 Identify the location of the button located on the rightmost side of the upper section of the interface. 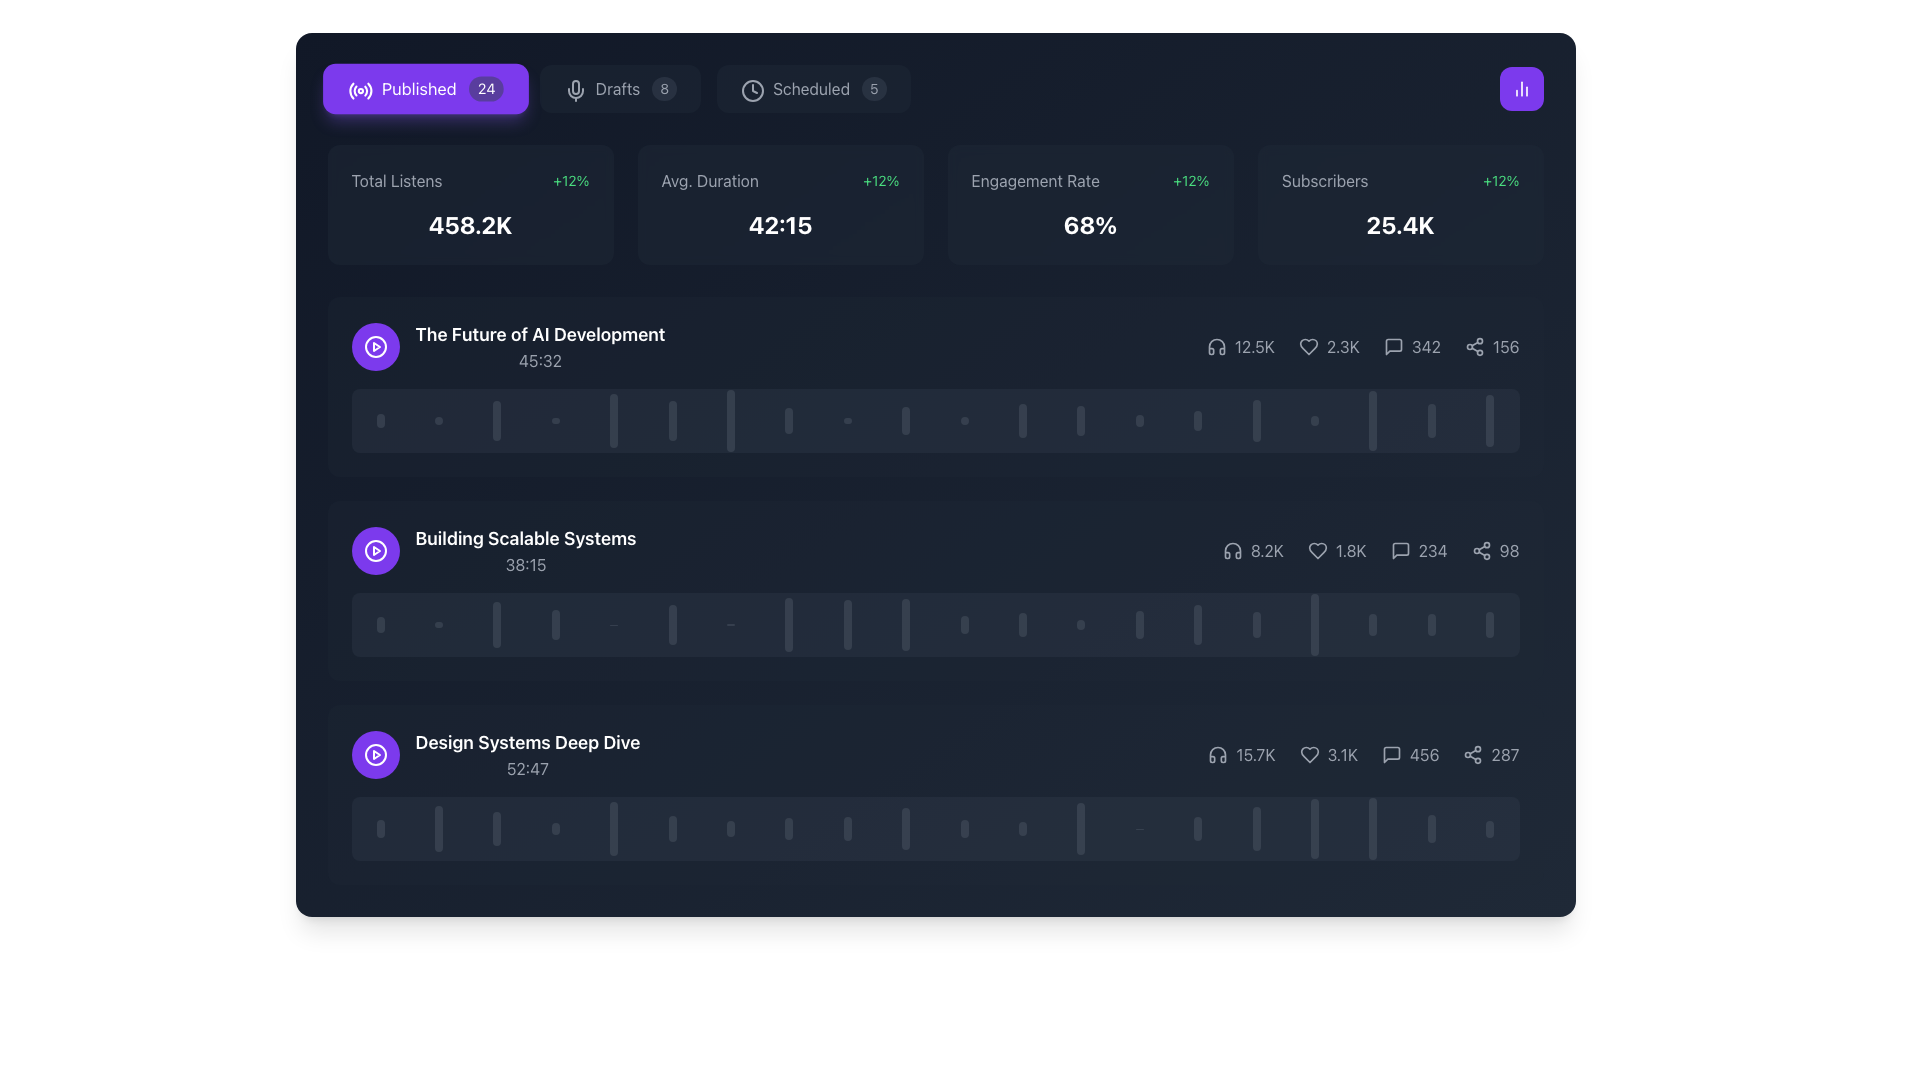
(1520, 87).